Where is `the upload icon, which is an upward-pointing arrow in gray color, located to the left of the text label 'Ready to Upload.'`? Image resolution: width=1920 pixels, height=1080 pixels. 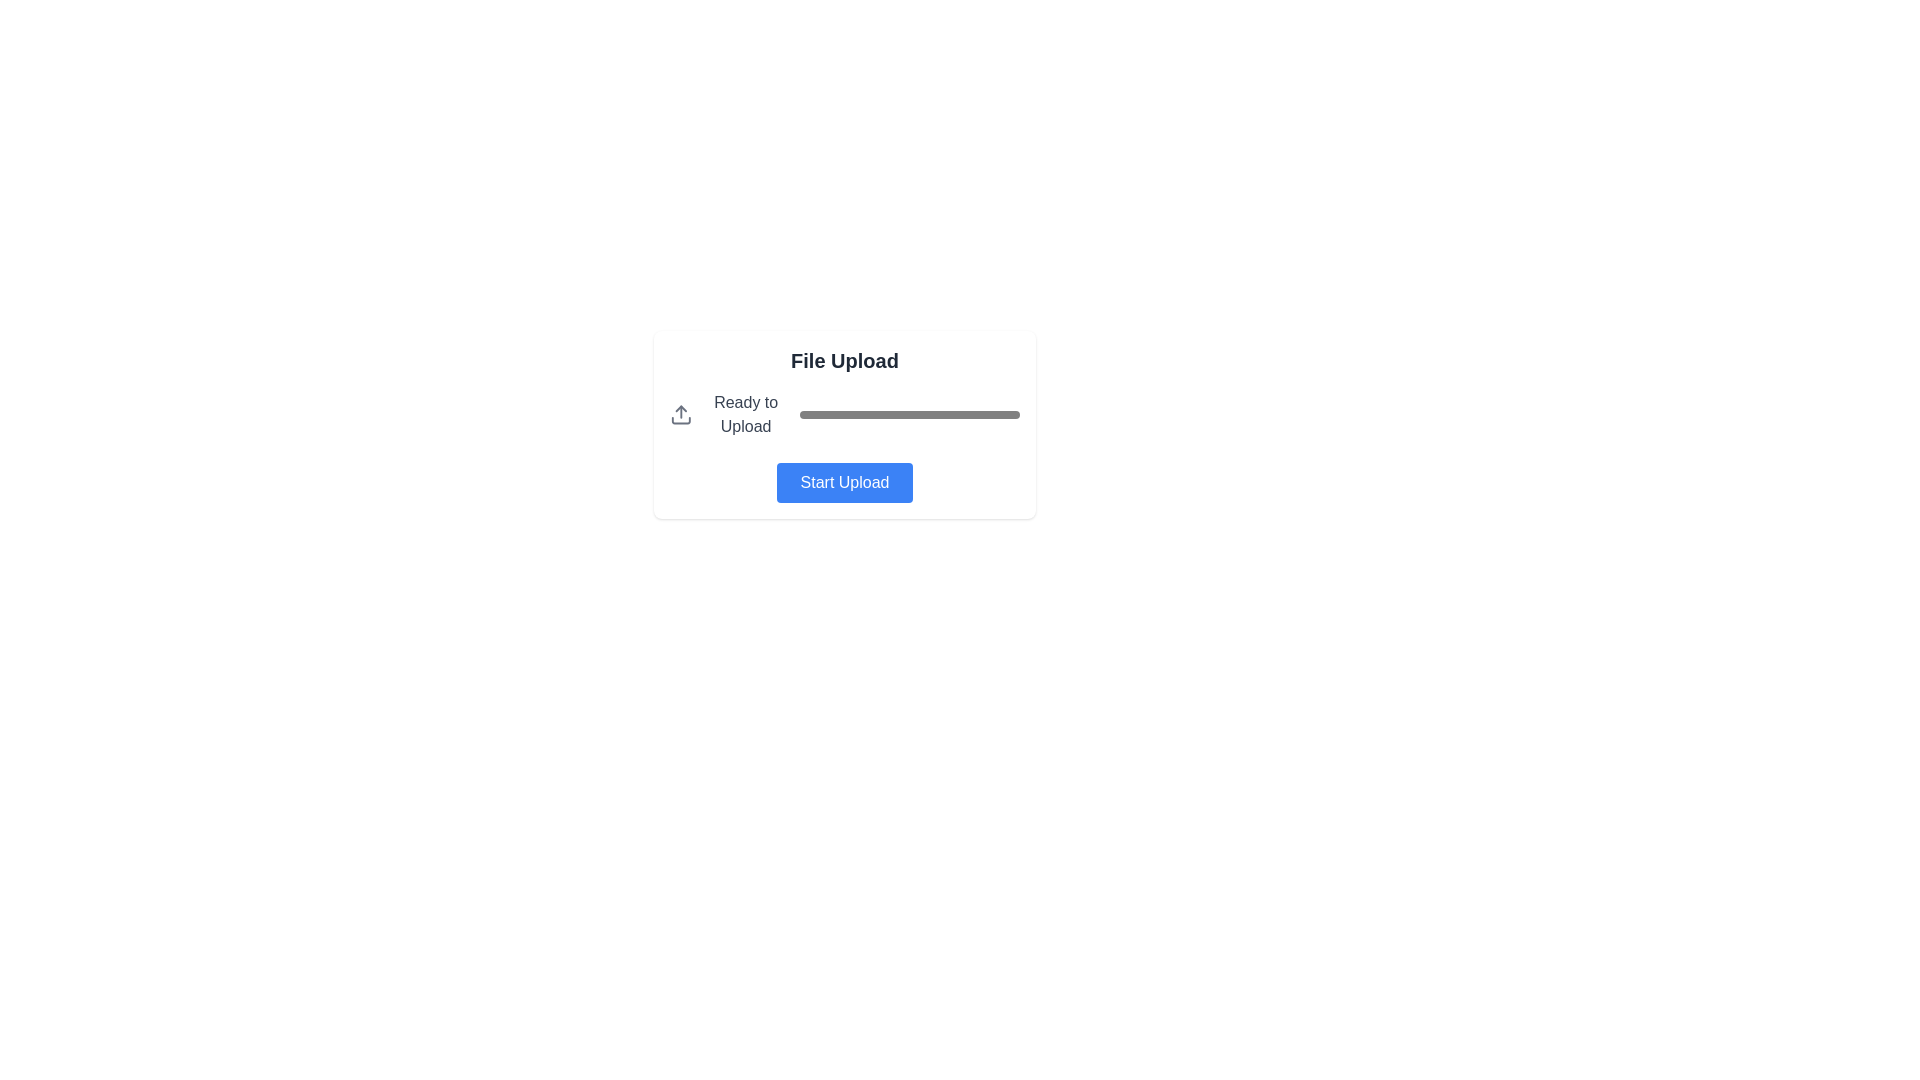
the upload icon, which is an upward-pointing arrow in gray color, located to the left of the text label 'Ready to Upload.' is located at coordinates (681, 414).